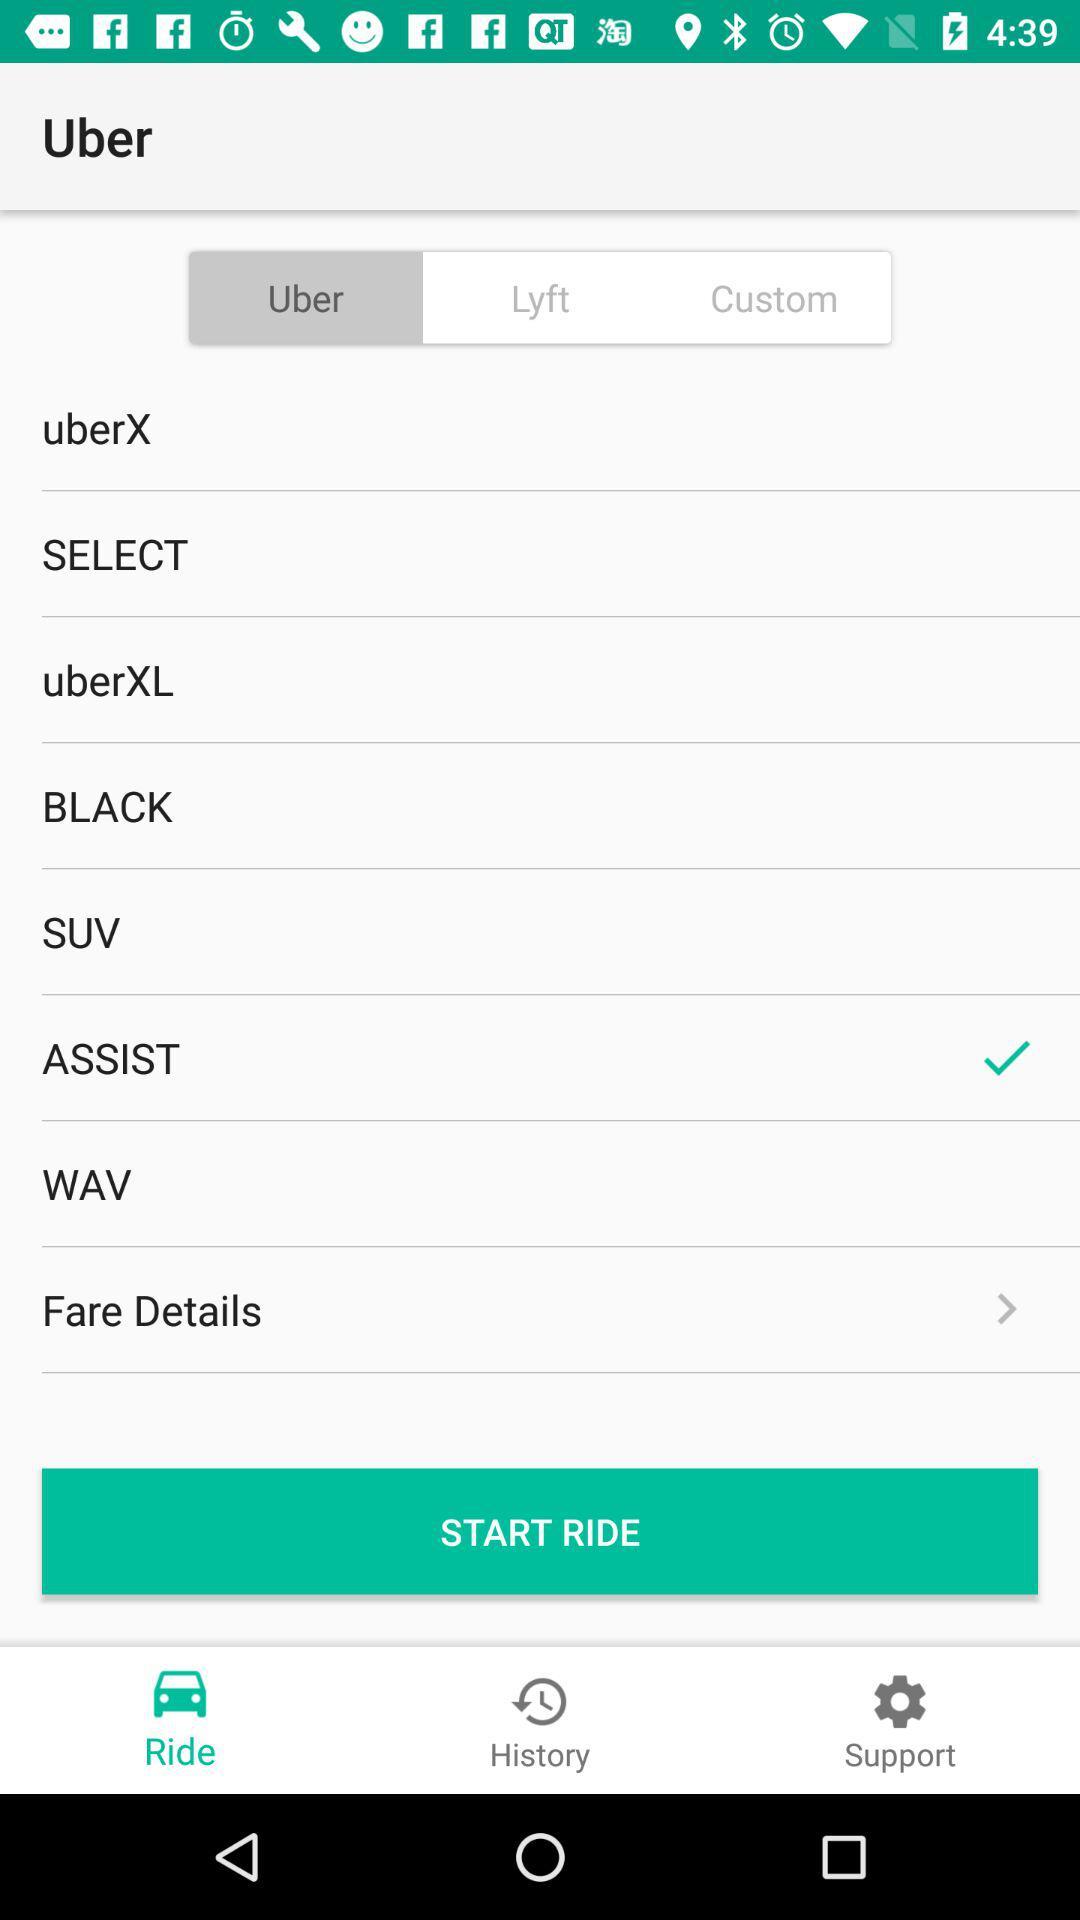 This screenshot has width=1080, height=1920. What do you see at coordinates (540, 296) in the screenshot?
I see `the item above uberx` at bounding box center [540, 296].